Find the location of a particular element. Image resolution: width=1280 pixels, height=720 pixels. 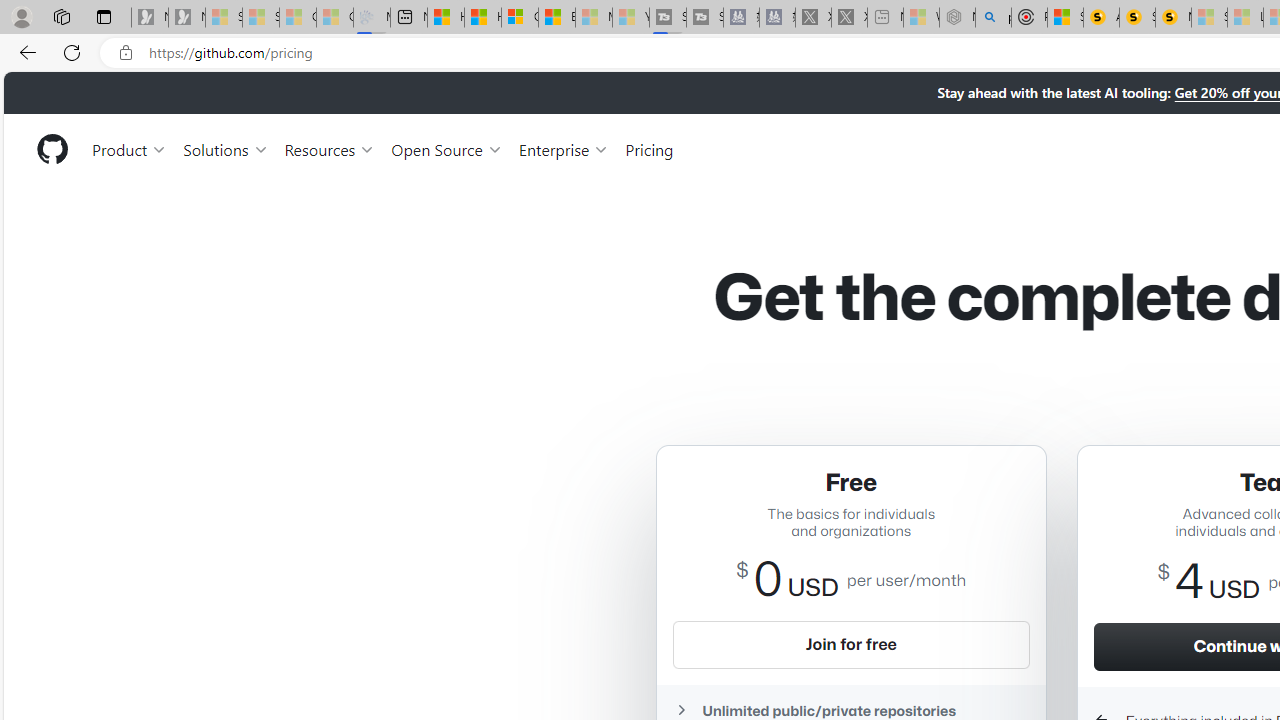

'Michelle Starr, Senior Journalist at ScienceAlert' is located at coordinates (1173, 17).